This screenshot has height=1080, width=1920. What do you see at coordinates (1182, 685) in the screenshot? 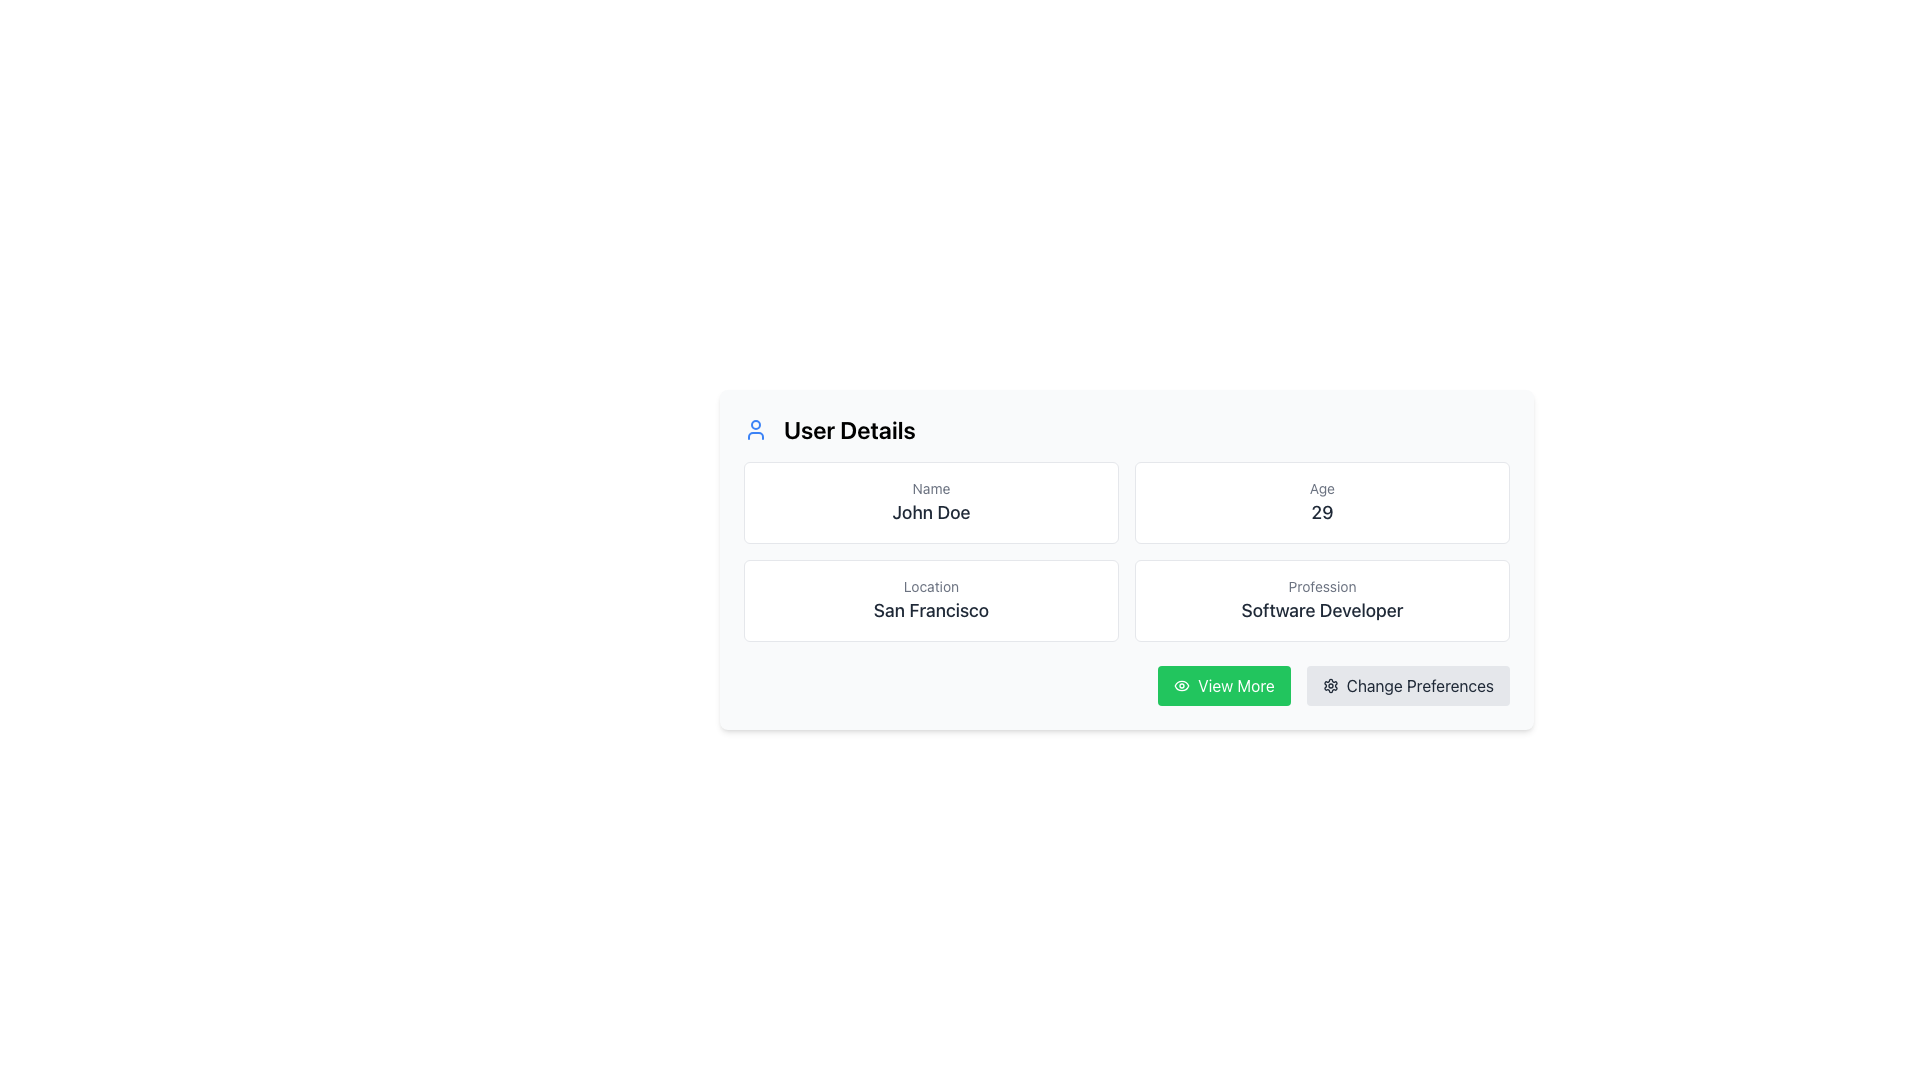
I see `the viewing icon located within the green 'View More' button at the bottom-right corner of the user details card` at bounding box center [1182, 685].